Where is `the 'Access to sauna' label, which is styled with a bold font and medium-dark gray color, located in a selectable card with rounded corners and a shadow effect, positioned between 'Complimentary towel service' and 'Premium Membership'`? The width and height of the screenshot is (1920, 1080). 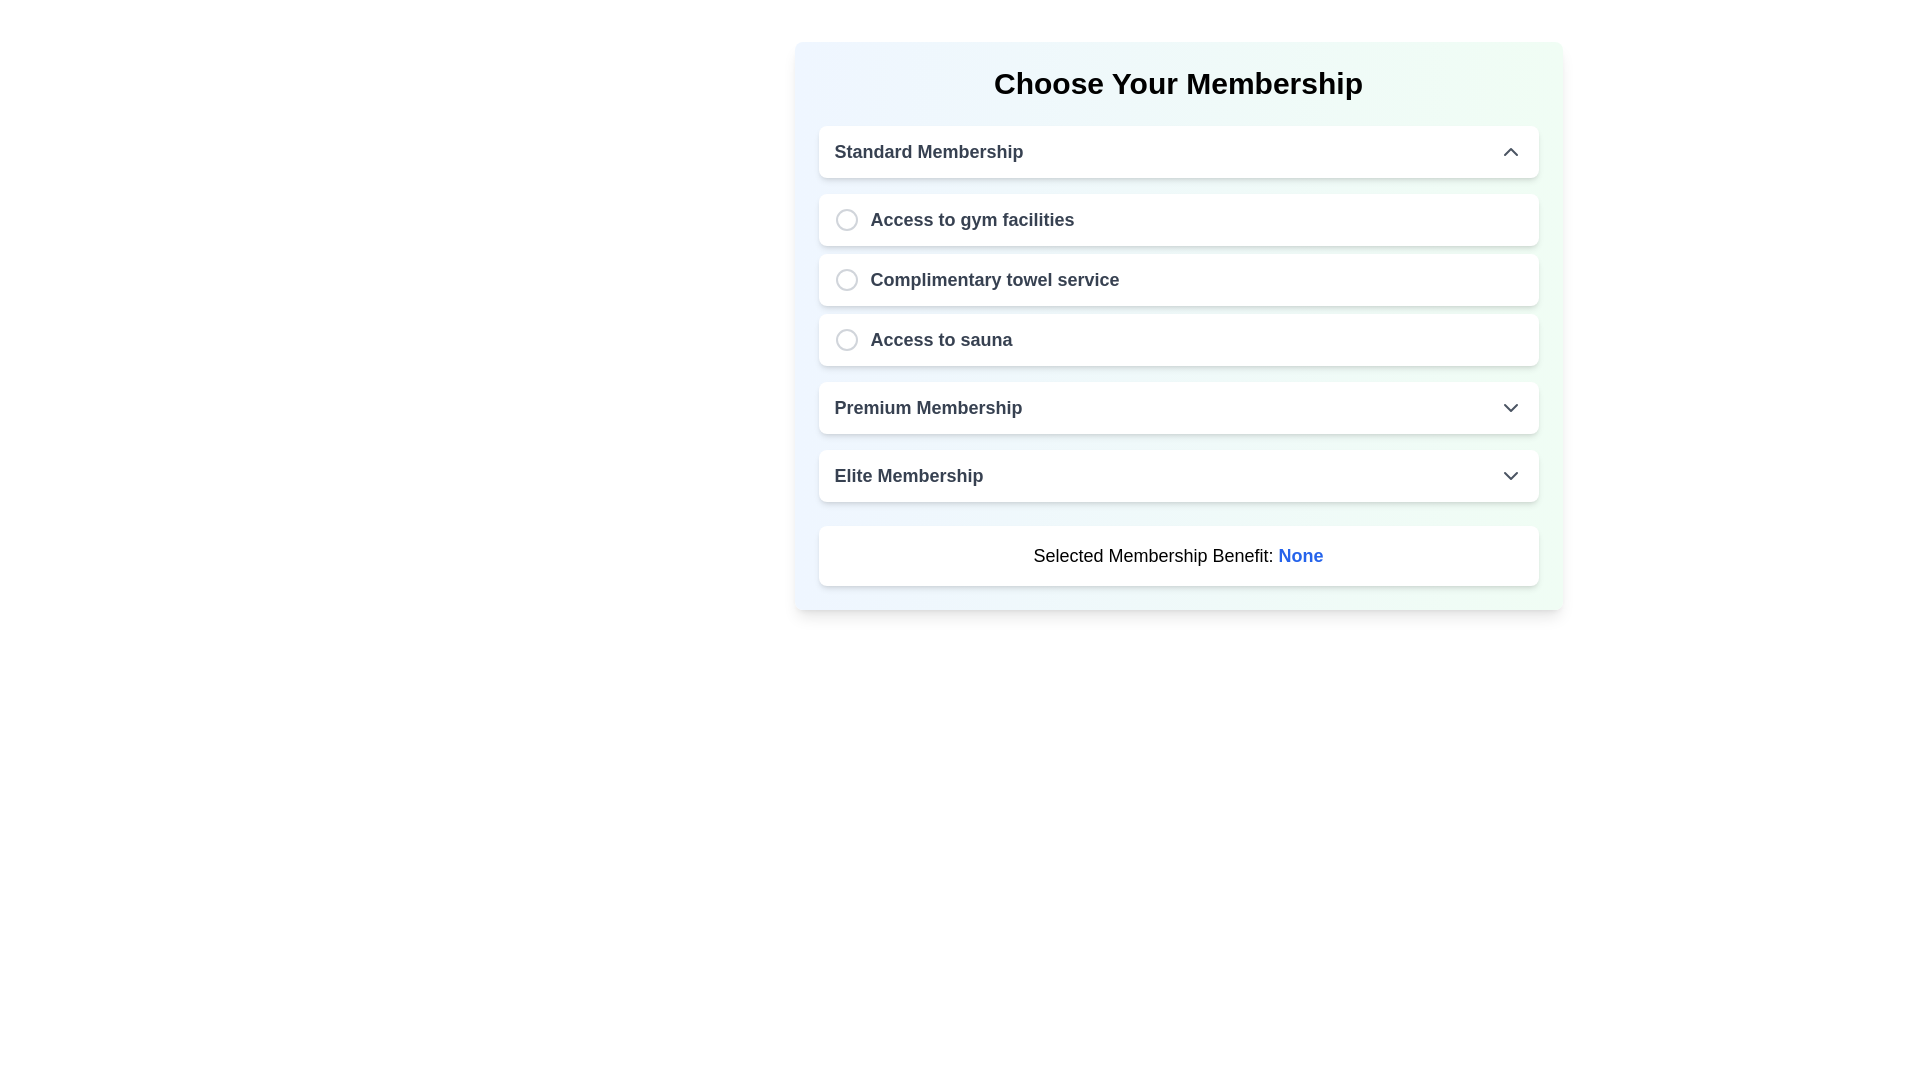 the 'Access to sauna' label, which is styled with a bold font and medium-dark gray color, located in a selectable card with rounded corners and a shadow effect, positioned between 'Complimentary towel service' and 'Premium Membership' is located at coordinates (940, 338).